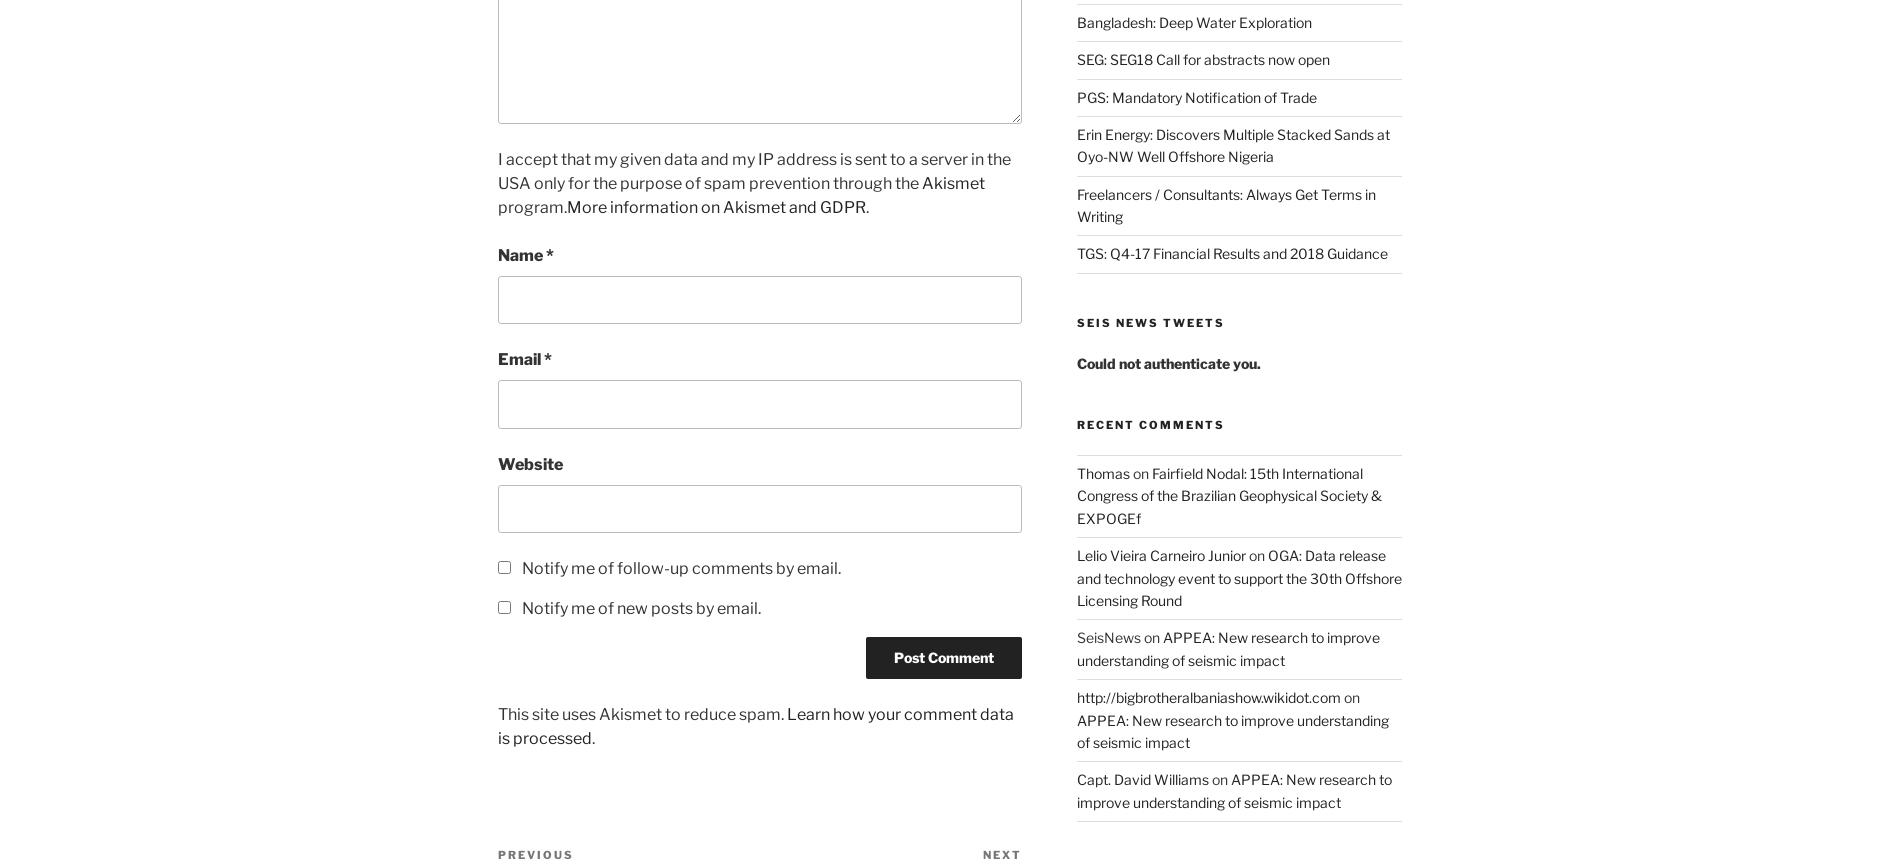 The width and height of the screenshot is (1900, 865). What do you see at coordinates (1075, 204) in the screenshot?
I see `'Freelancers / Consultants: Always Get Terms in Writing'` at bounding box center [1075, 204].